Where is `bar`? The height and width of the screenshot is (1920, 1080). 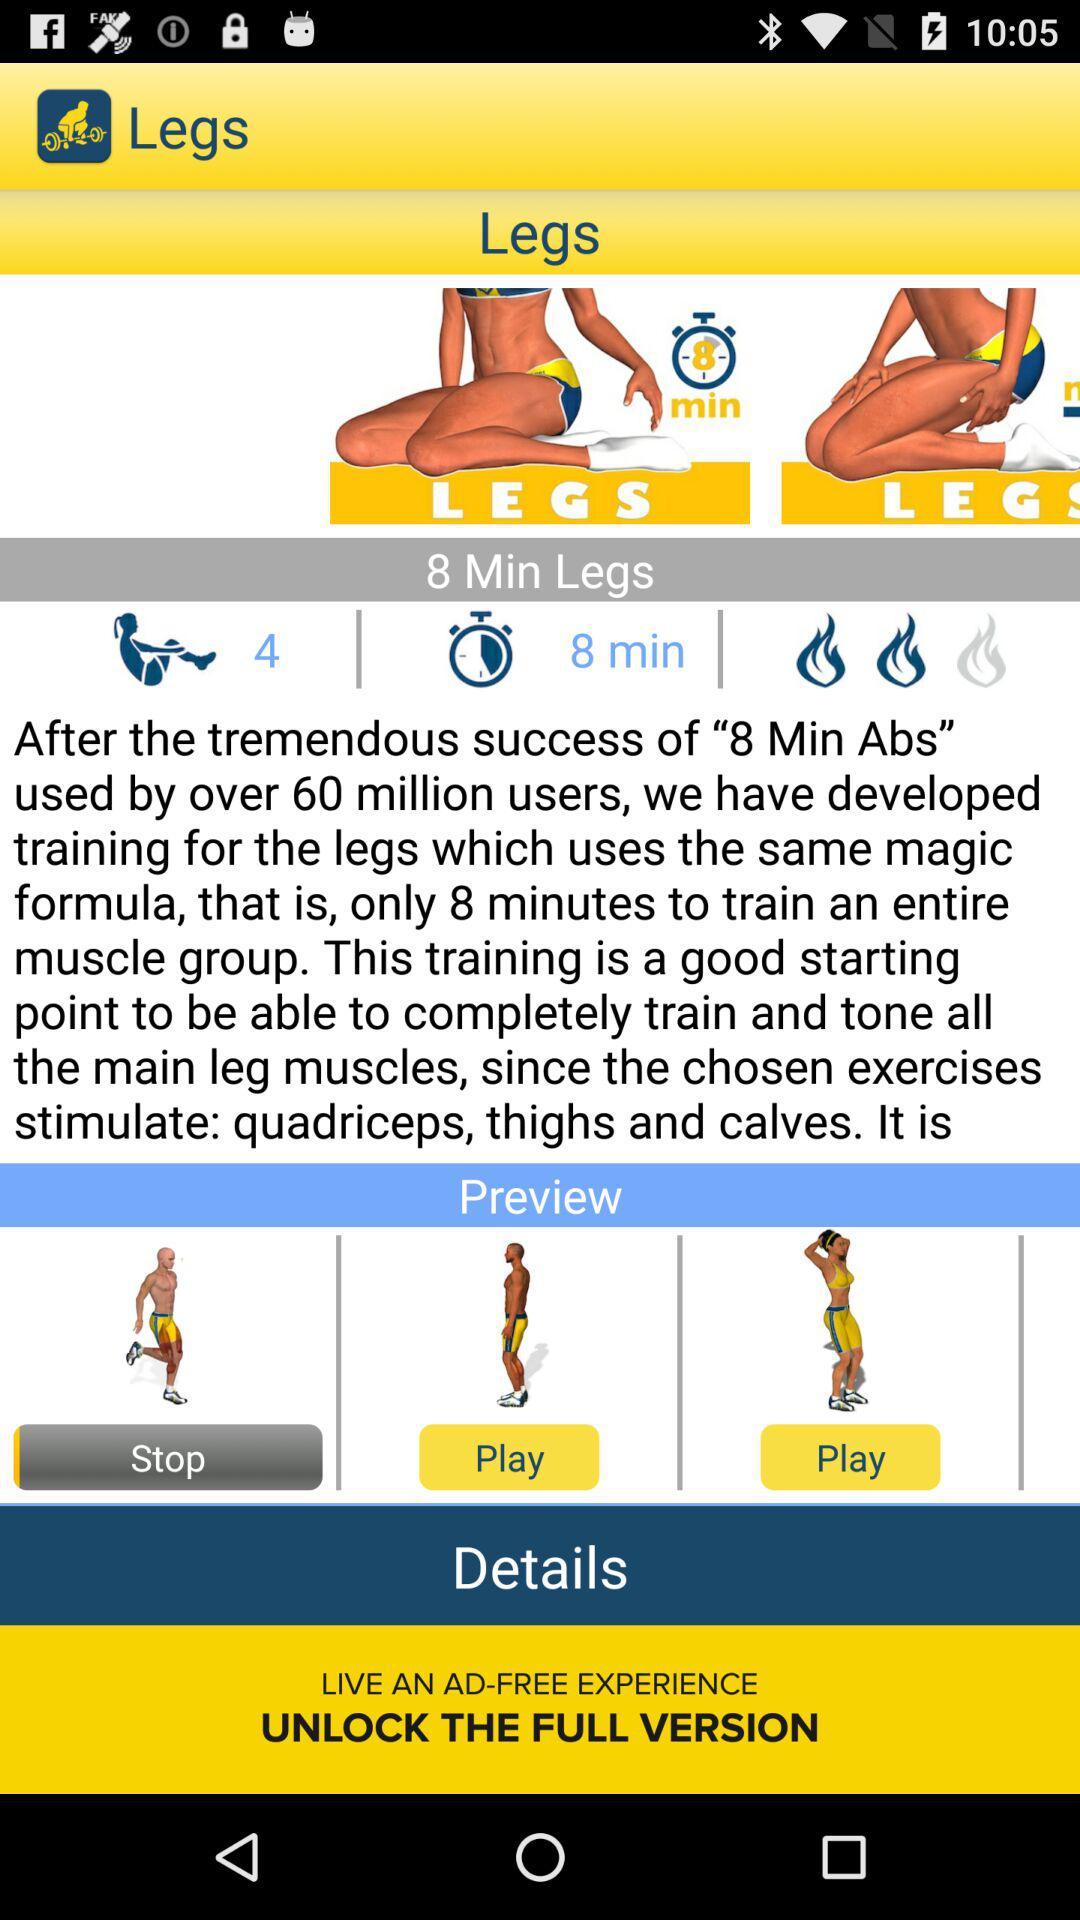
bar is located at coordinates (508, 1321).